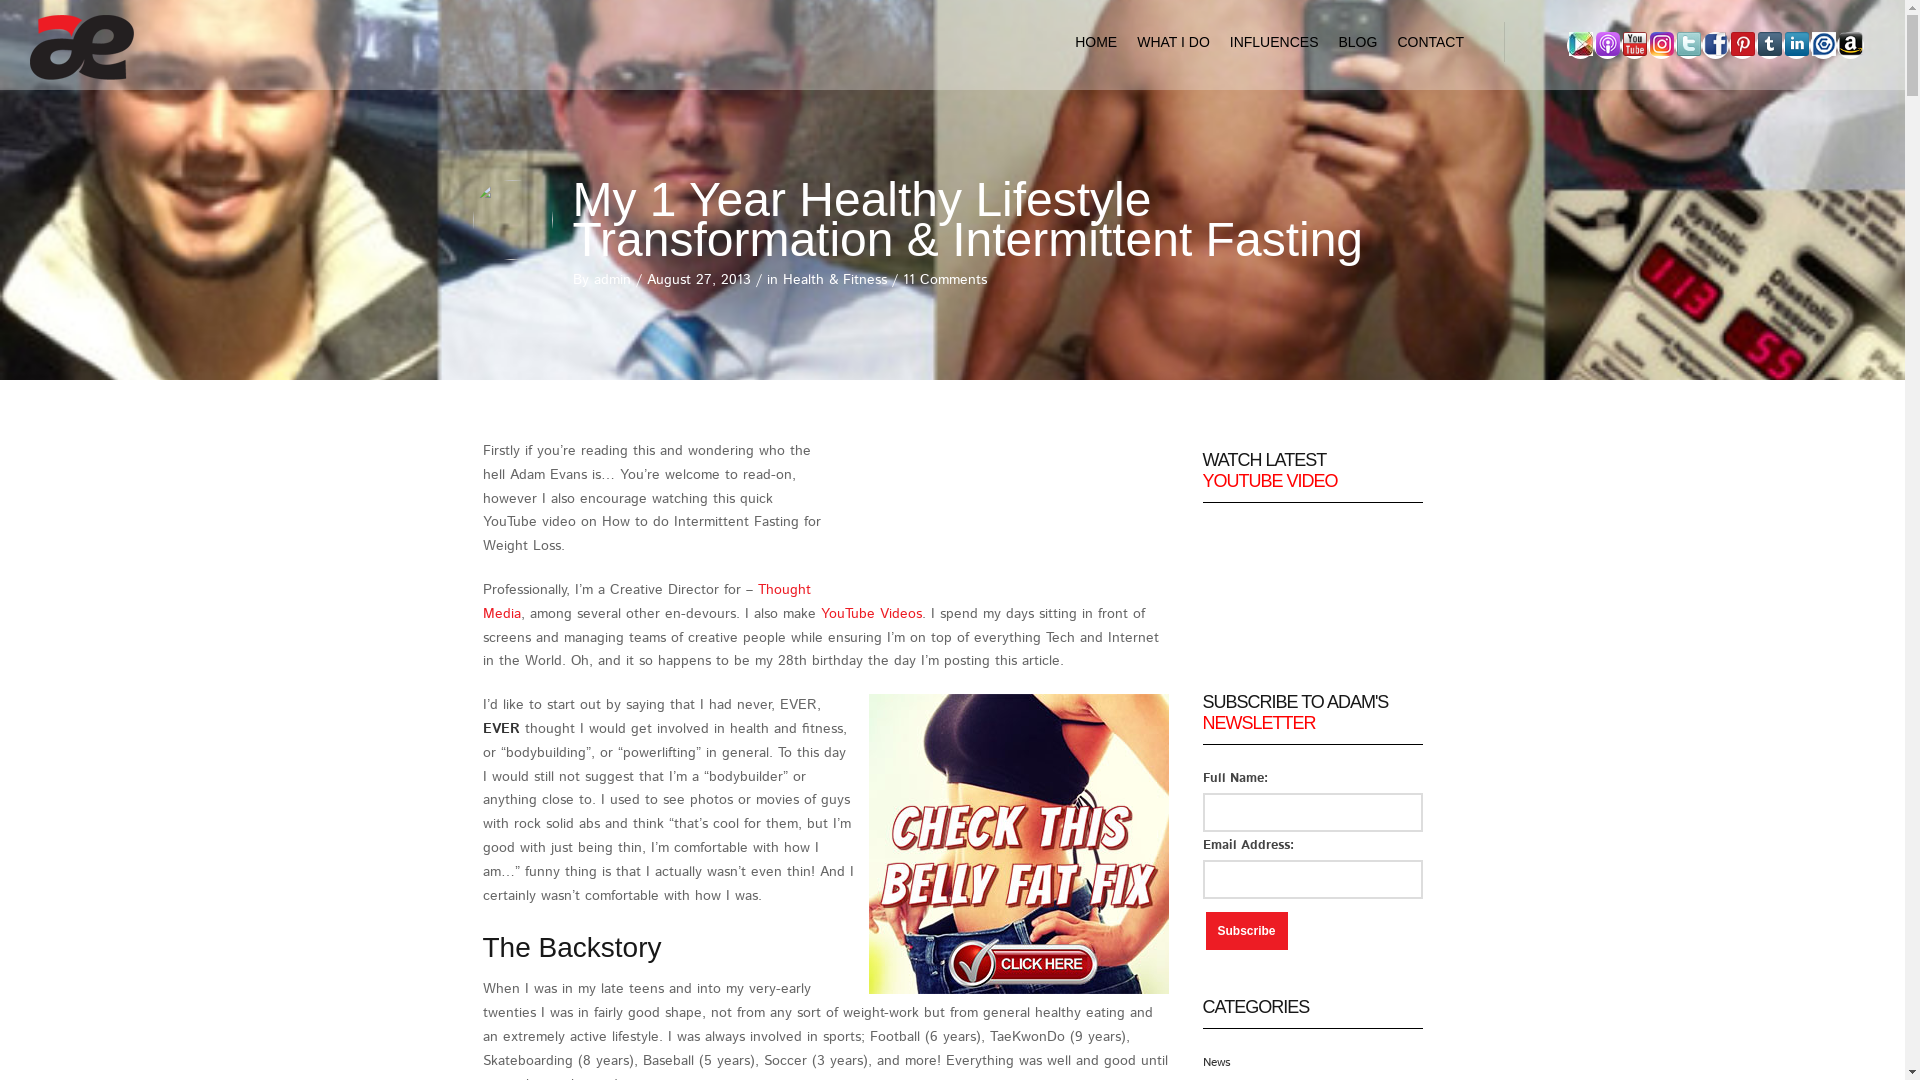 This screenshot has height=1080, width=1920. I want to click on 'Tumblr', so click(1769, 45).